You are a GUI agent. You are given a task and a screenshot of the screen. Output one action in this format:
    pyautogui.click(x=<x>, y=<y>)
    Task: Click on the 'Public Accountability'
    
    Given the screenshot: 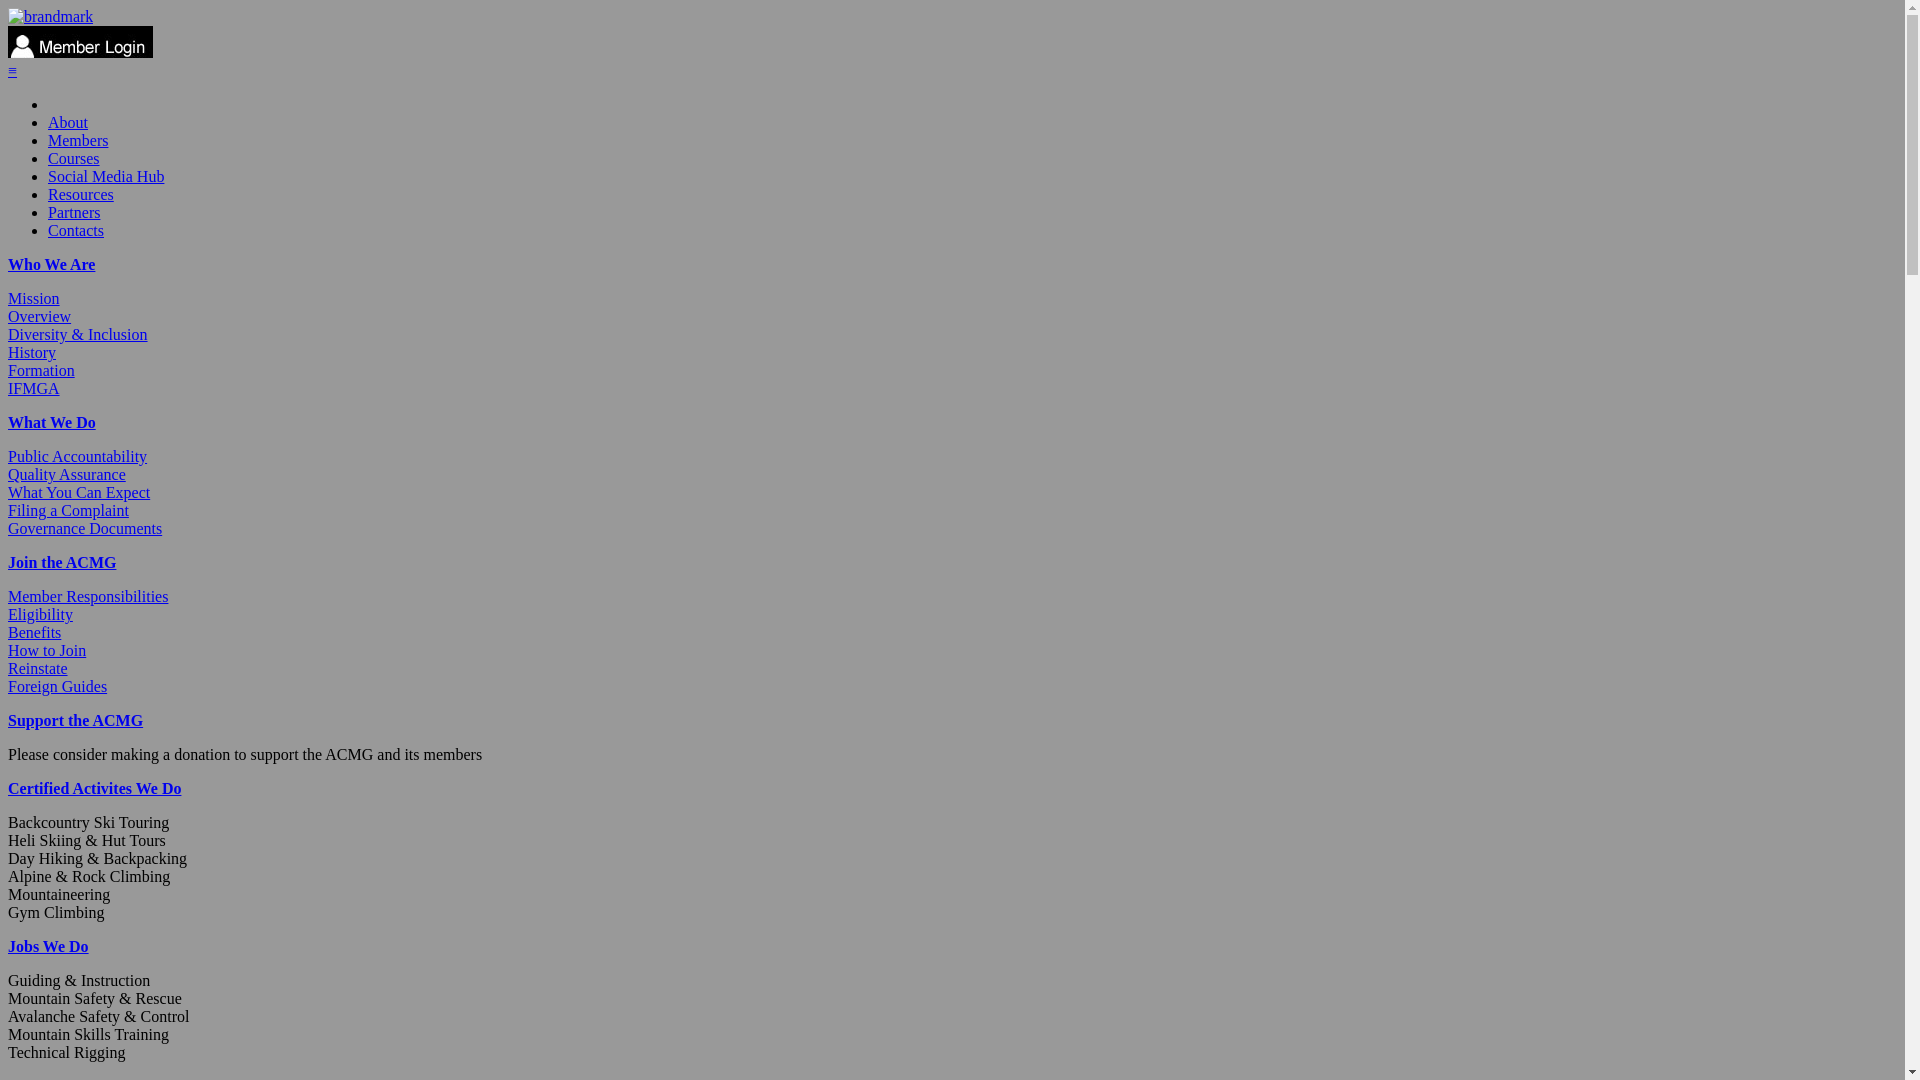 What is the action you would take?
    pyautogui.click(x=8, y=456)
    